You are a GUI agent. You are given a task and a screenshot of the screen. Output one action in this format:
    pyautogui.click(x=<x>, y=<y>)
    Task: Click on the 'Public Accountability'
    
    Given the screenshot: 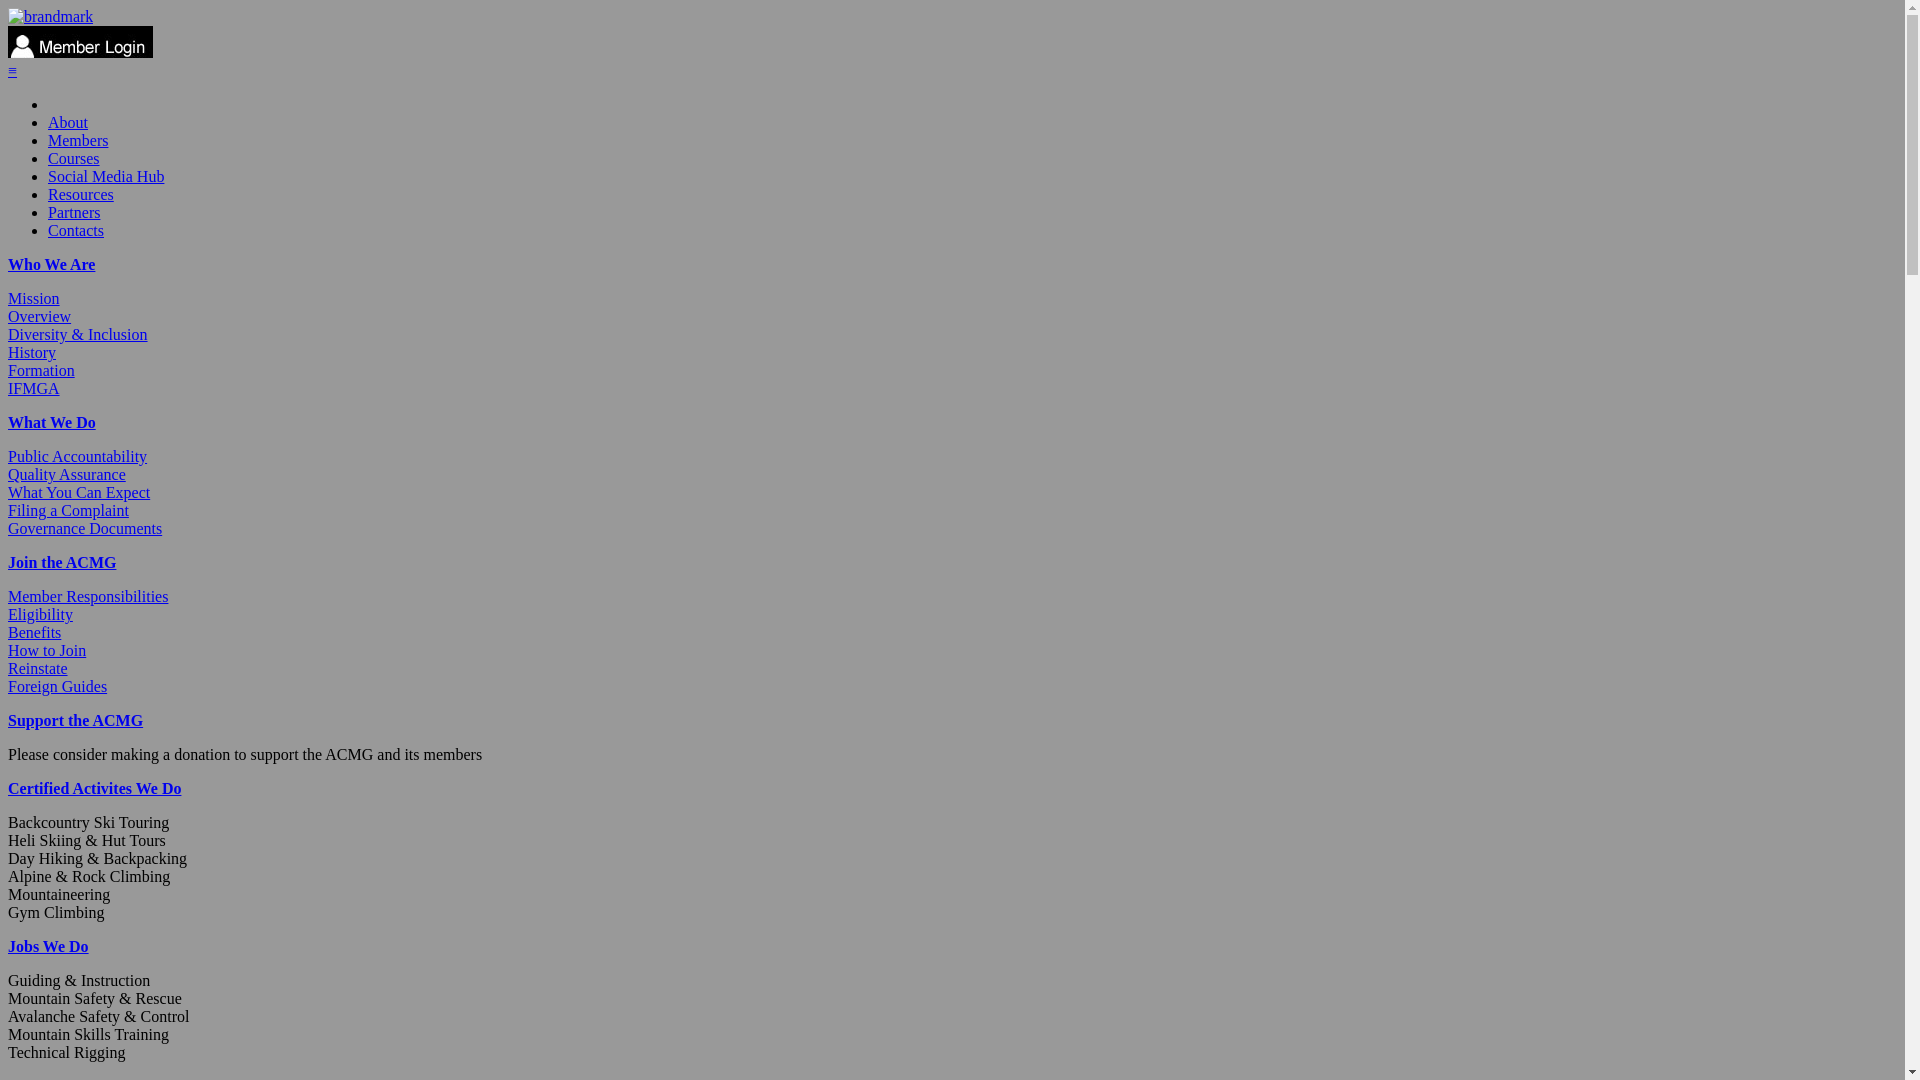 What is the action you would take?
    pyautogui.click(x=8, y=456)
    